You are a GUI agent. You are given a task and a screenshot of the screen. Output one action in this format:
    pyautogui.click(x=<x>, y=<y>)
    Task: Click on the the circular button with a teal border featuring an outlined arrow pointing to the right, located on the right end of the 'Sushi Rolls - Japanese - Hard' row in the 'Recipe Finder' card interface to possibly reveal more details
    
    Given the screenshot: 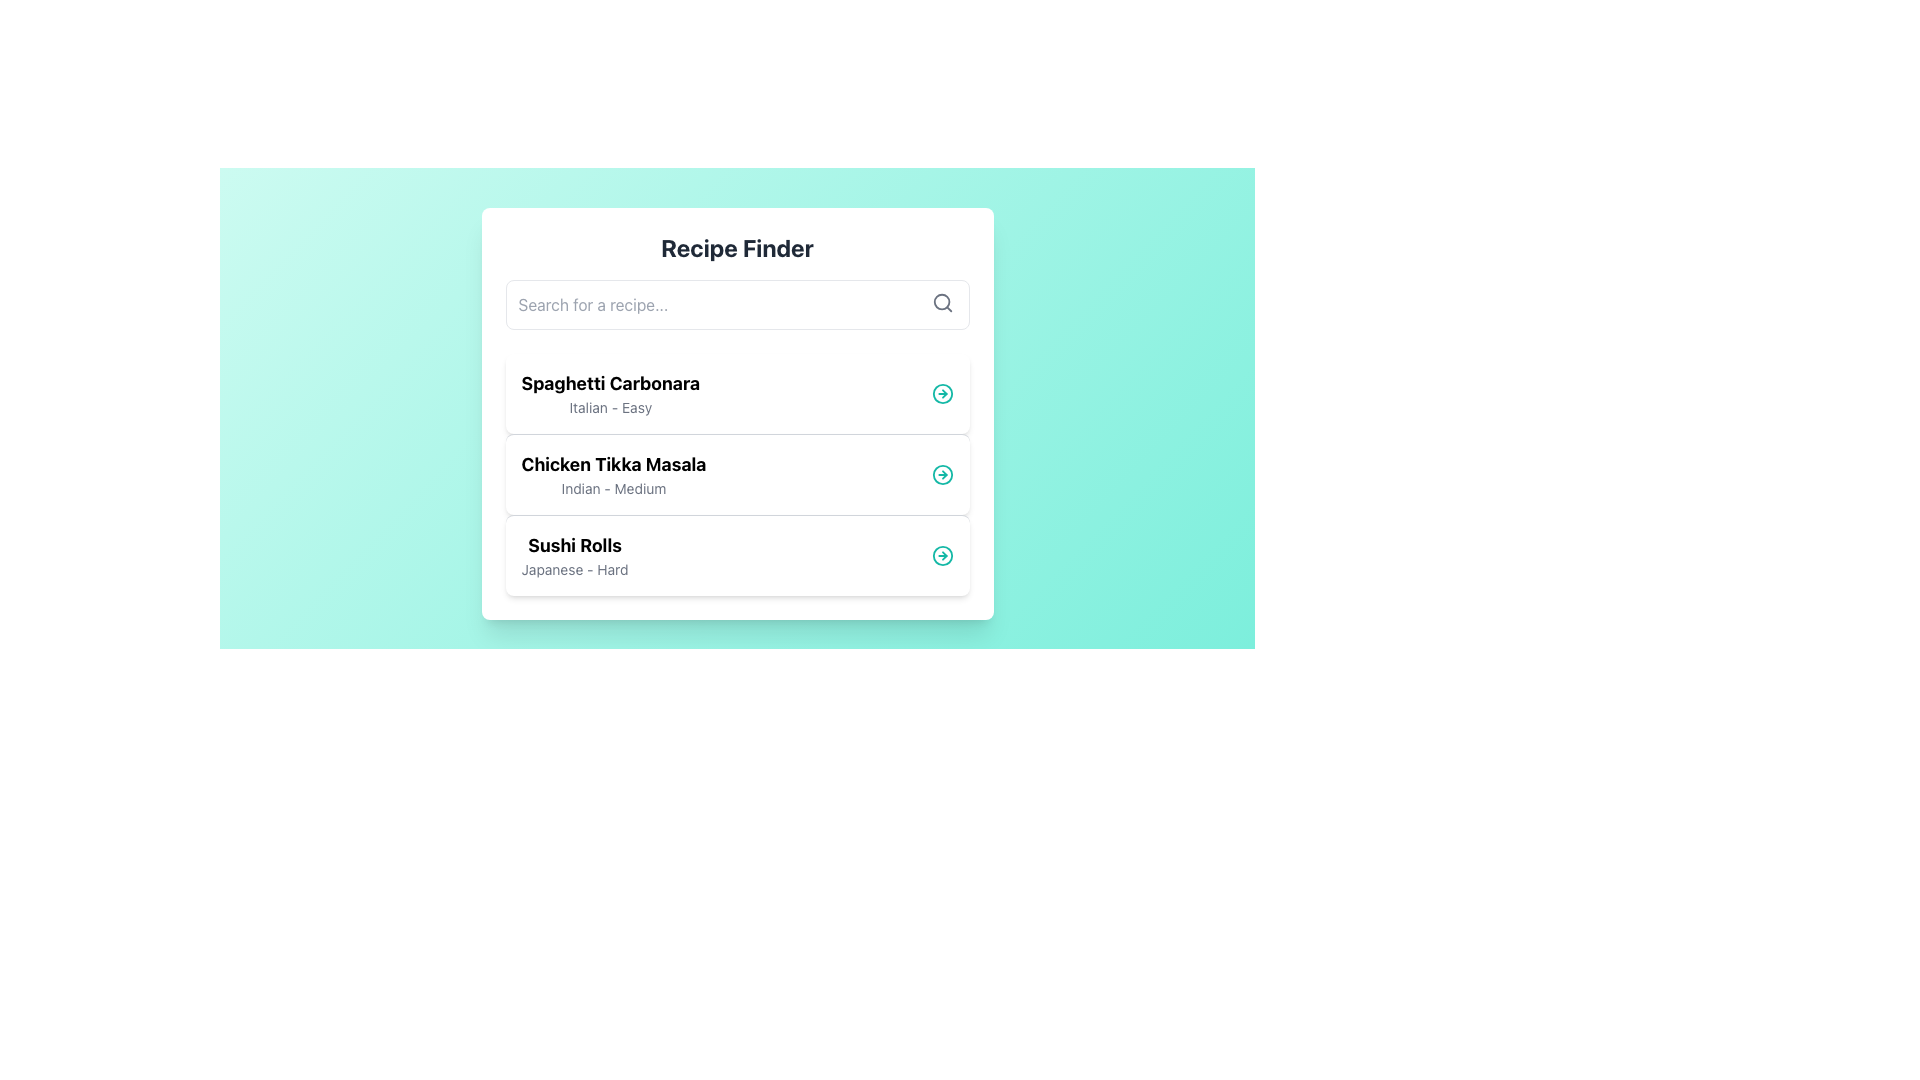 What is the action you would take?
    pyautogui.click(x=941, y=555)
    